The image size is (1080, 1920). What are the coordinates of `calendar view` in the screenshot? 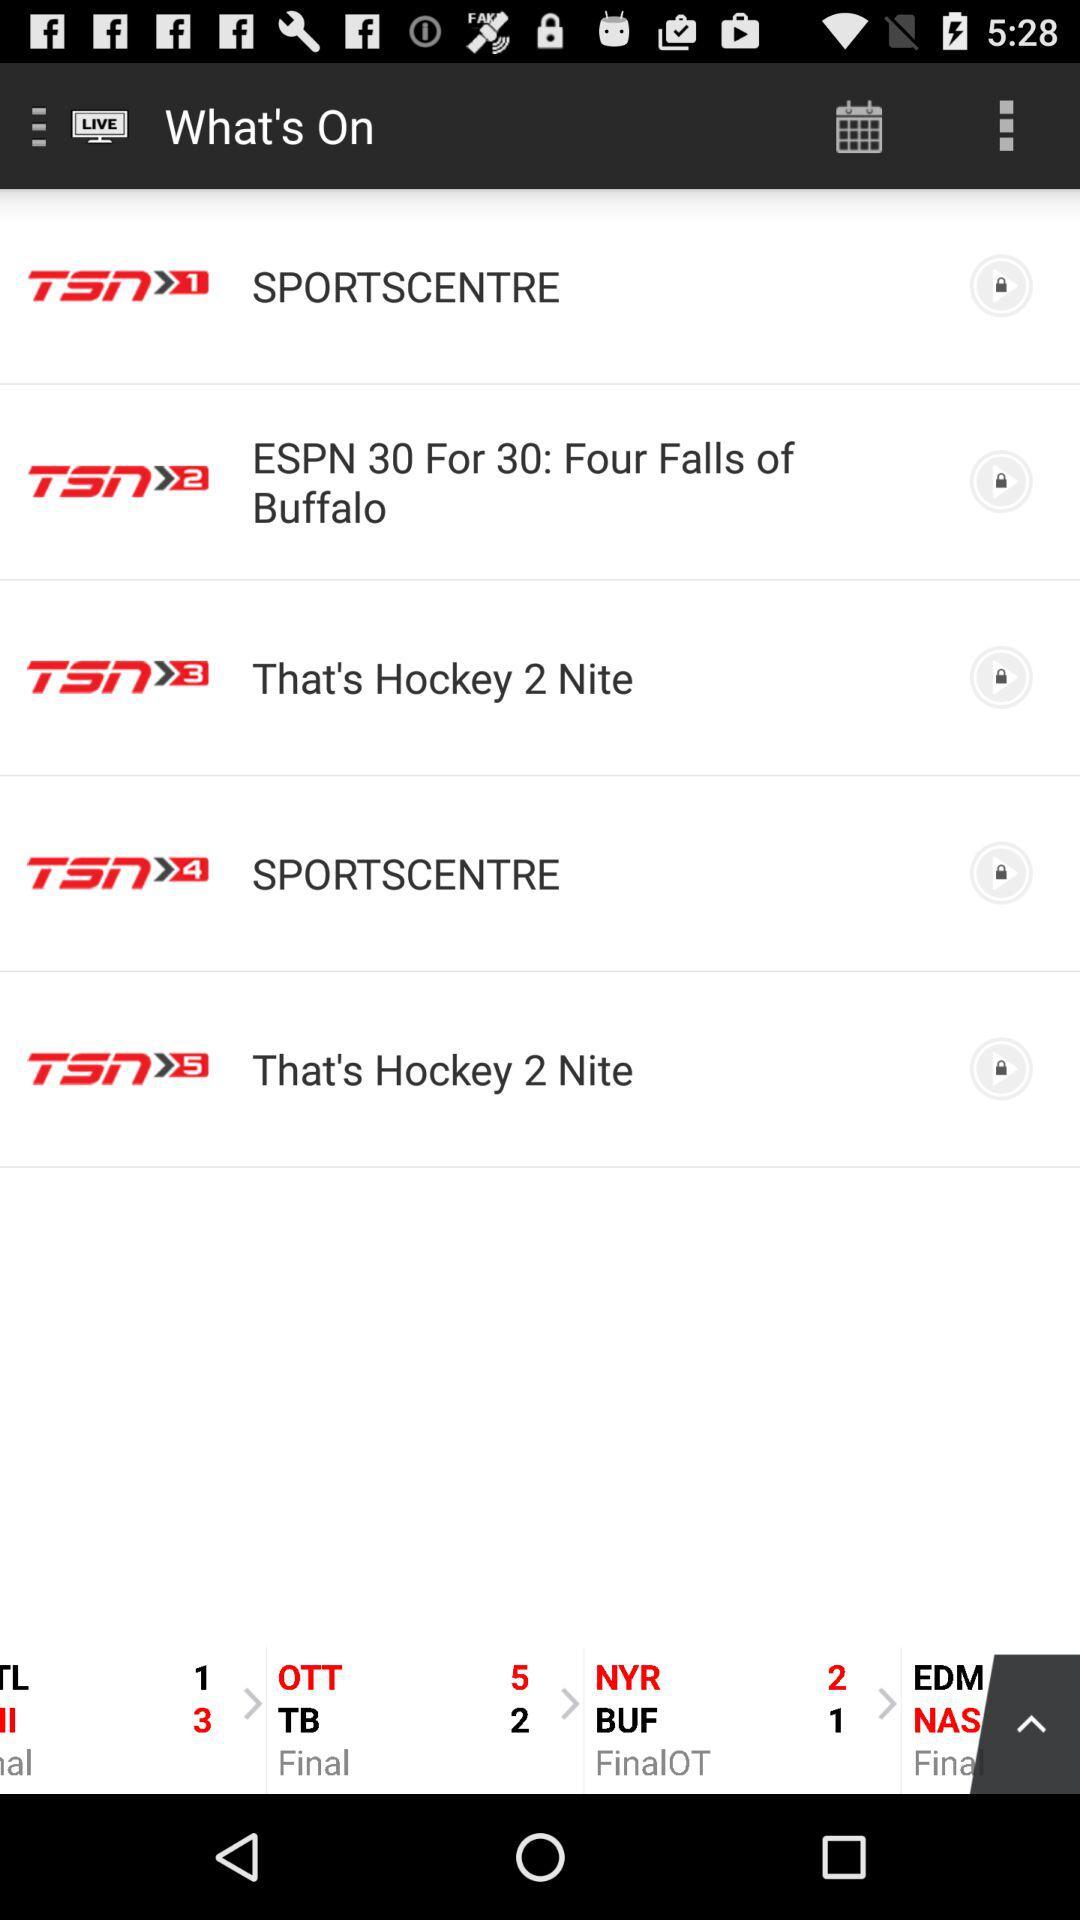 It's located at (858, 124).